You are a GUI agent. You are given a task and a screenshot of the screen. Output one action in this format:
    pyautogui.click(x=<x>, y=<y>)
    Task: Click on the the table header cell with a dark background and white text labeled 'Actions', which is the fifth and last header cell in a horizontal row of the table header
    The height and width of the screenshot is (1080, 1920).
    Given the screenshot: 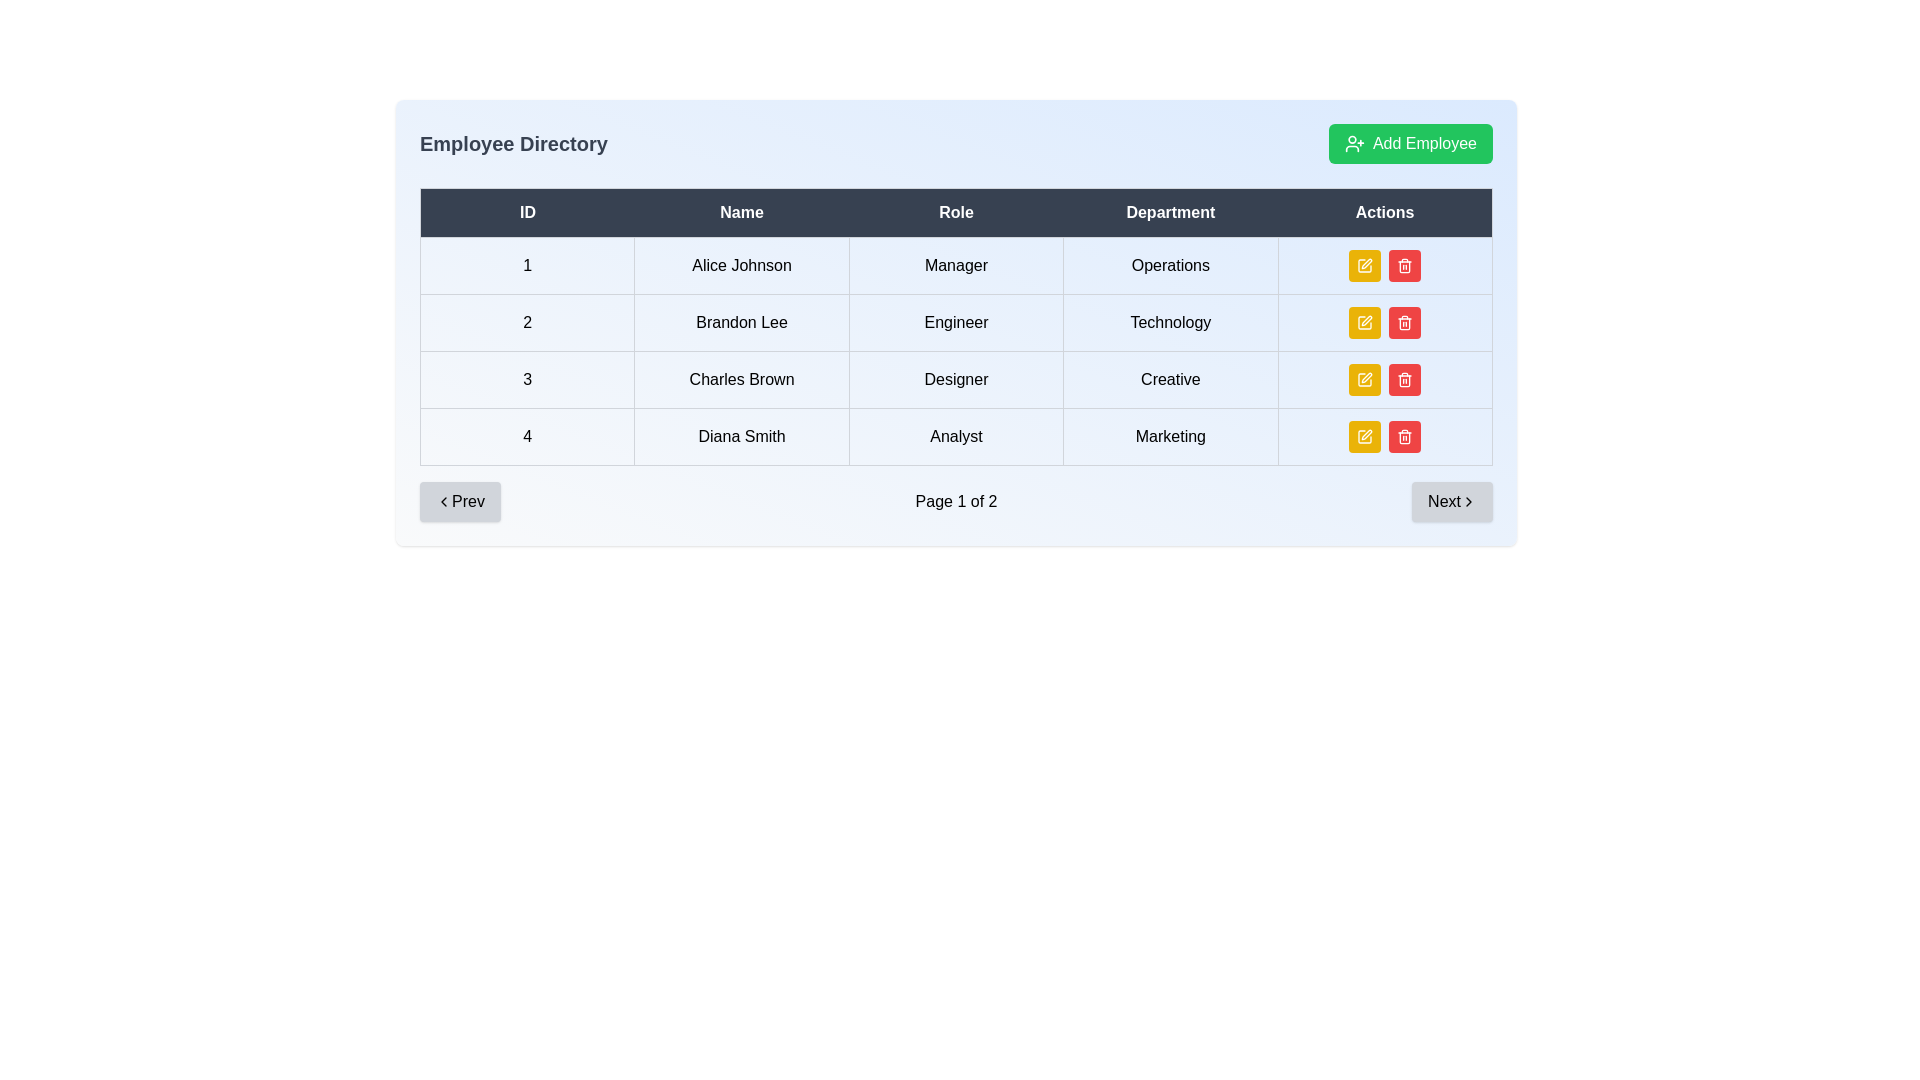 What is the action you would take?
    pyautogui.click(x=1384, y=212)
    